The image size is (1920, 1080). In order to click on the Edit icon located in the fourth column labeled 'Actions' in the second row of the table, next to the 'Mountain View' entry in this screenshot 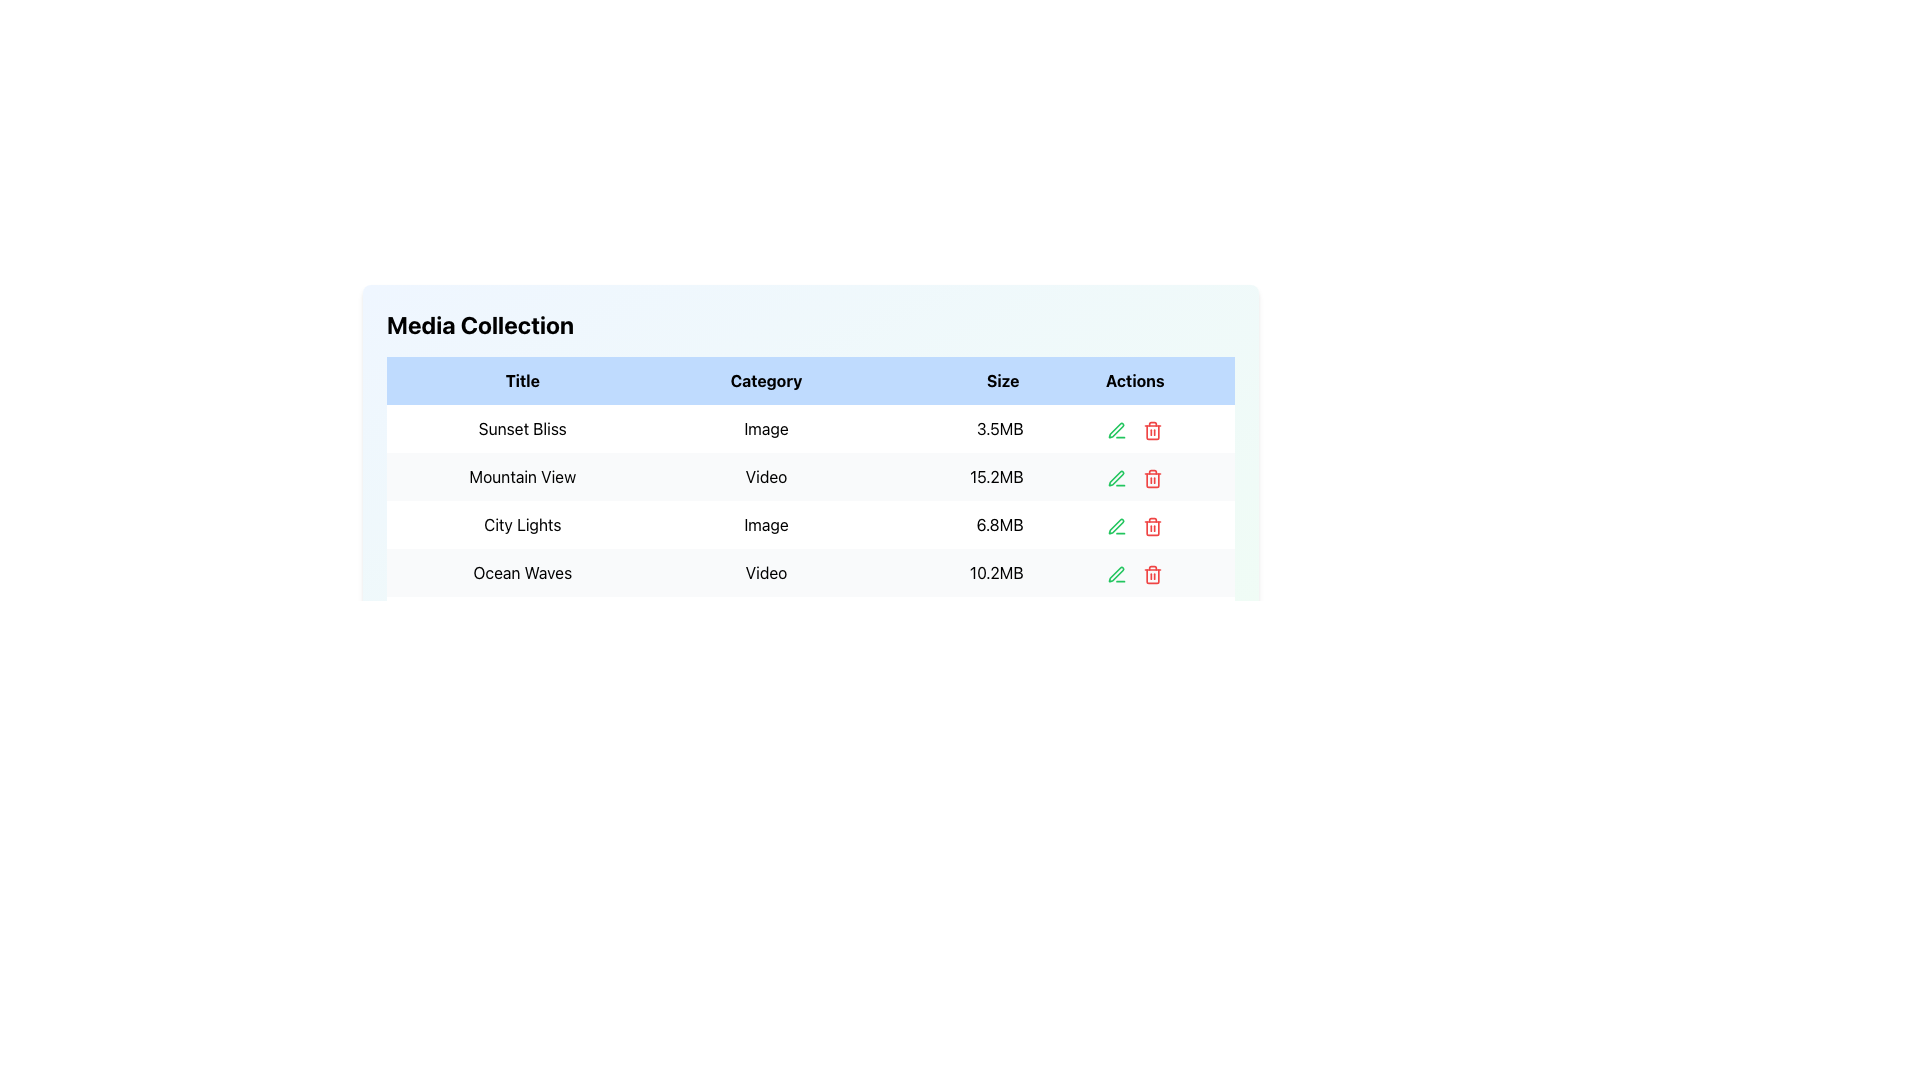, I will do `click(1116, 477)`.